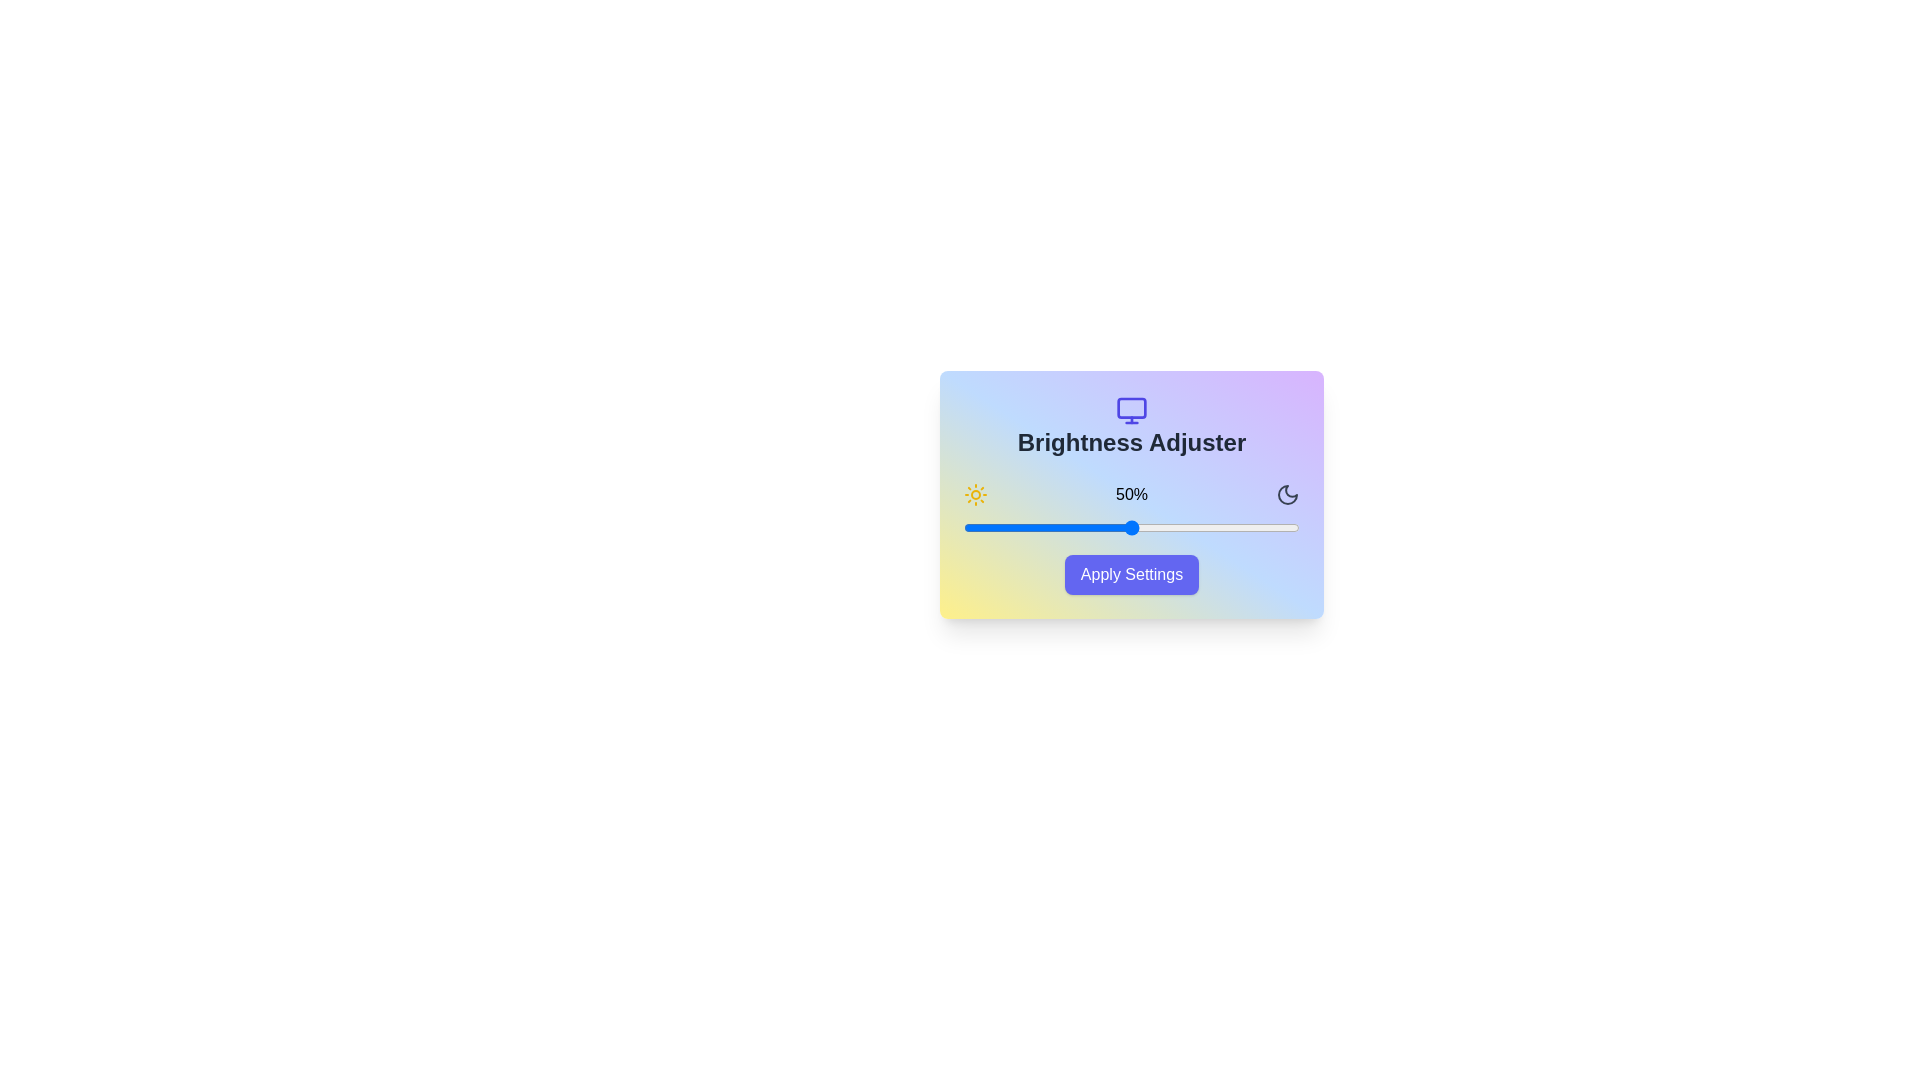 The image size is (1920, 1080). What do you see at coordinates (1255, 527) in the screenshot?
I see `the brightness slider to 87%` at bounding box center [1255, 527].